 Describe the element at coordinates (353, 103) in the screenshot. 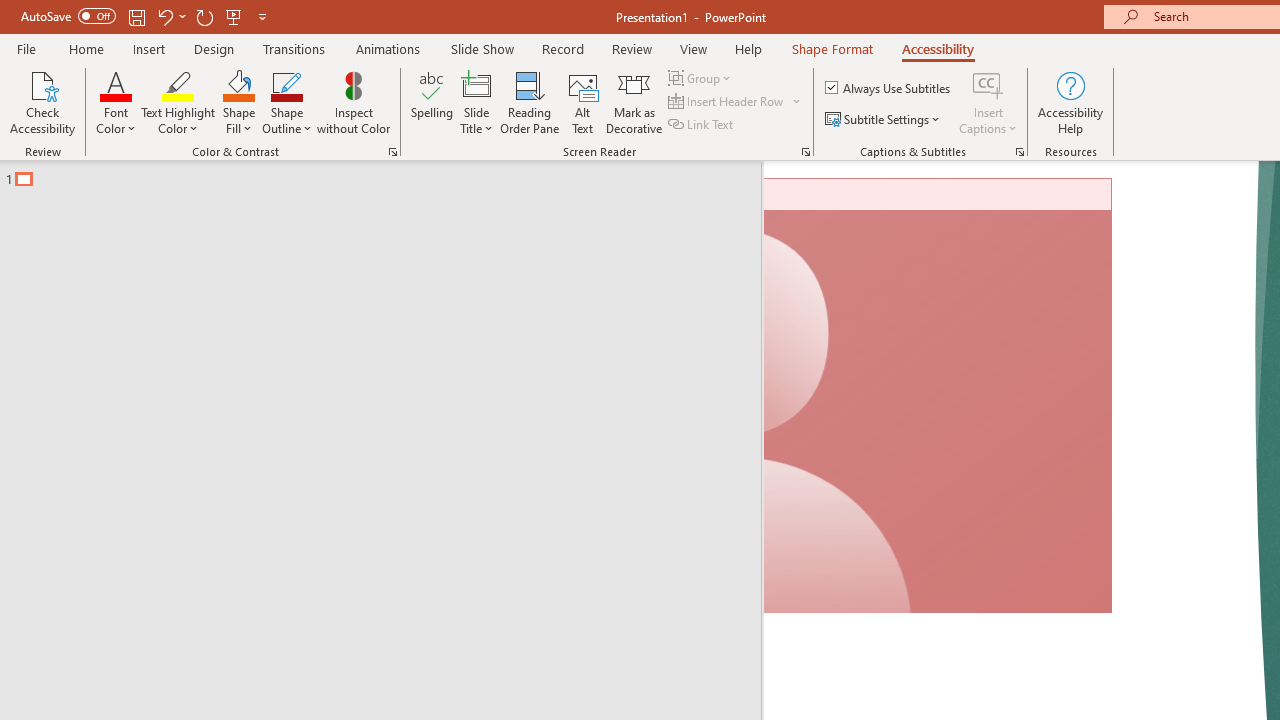

I see `'Inspect without Color'` at that location.